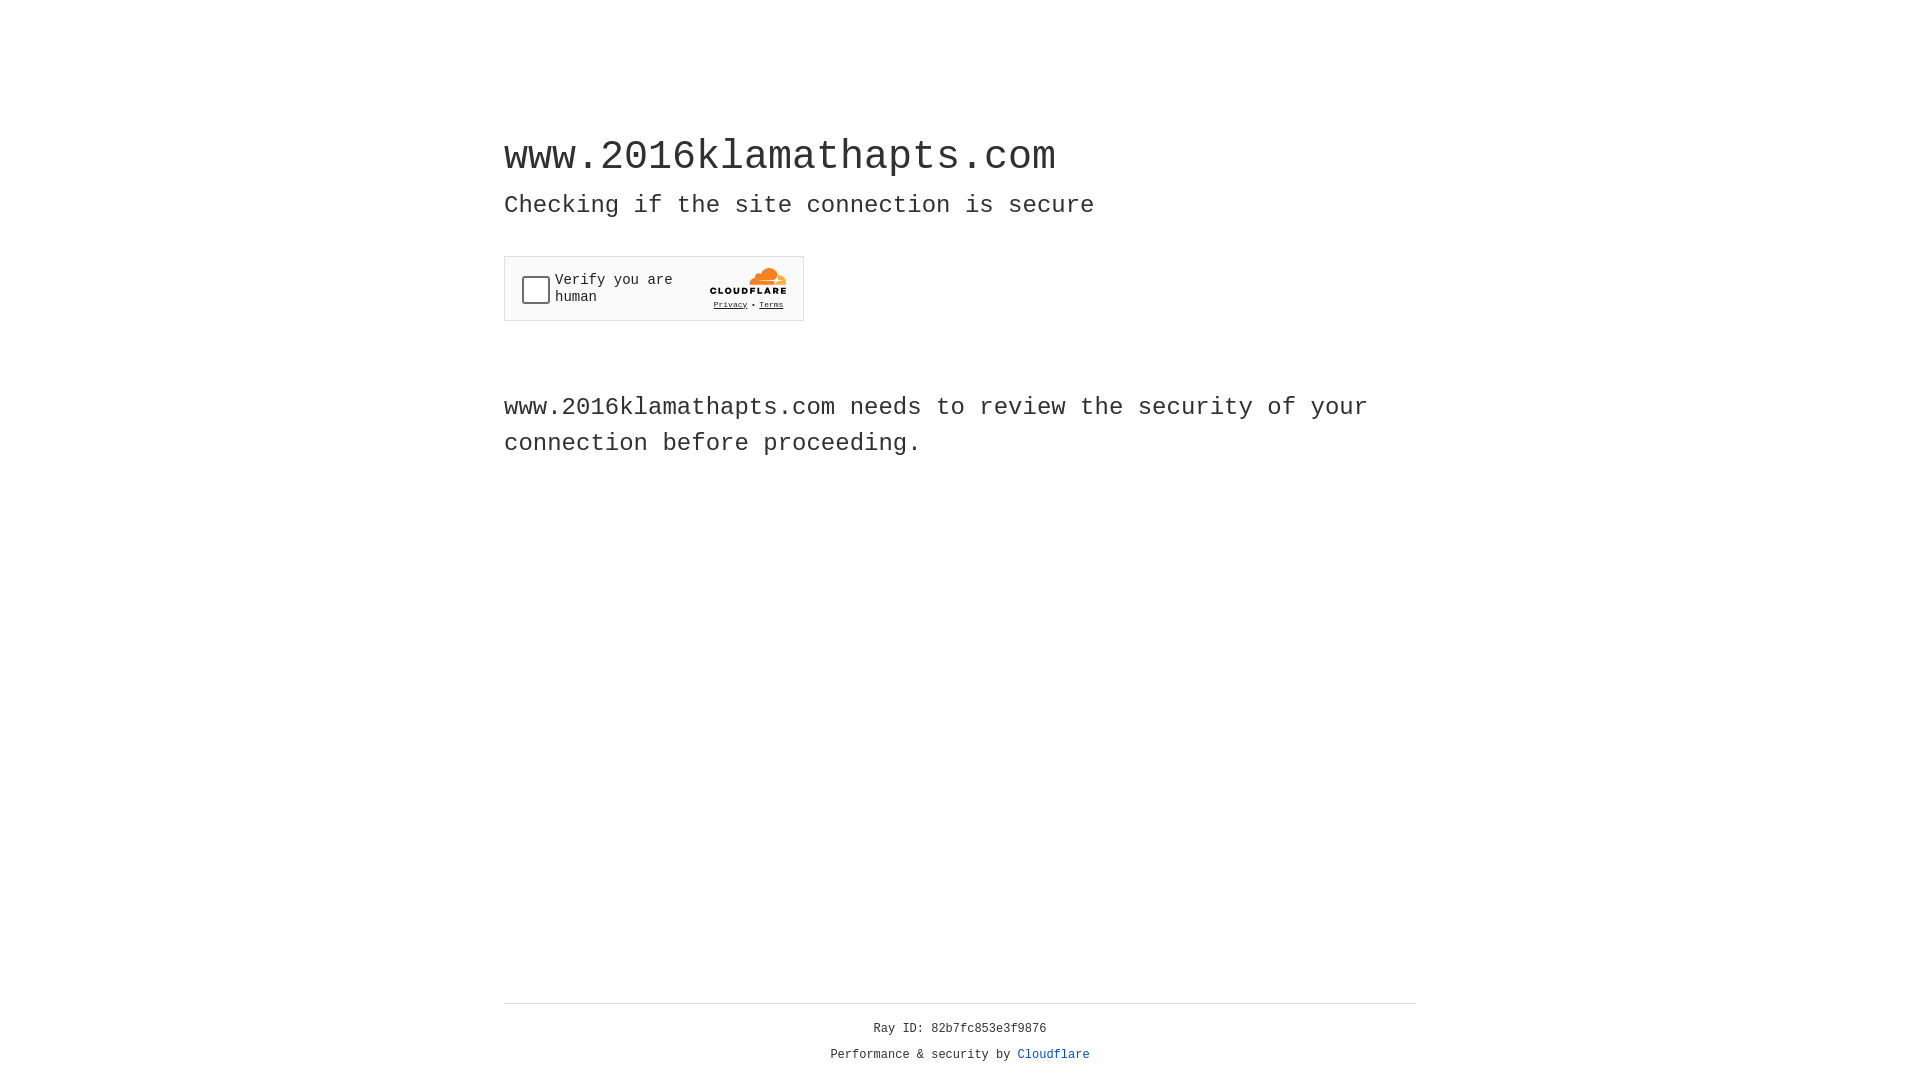  Describe the element at coordinates (1053, 1054) in the screenshot. I see `'Cloudflare'` at that location.